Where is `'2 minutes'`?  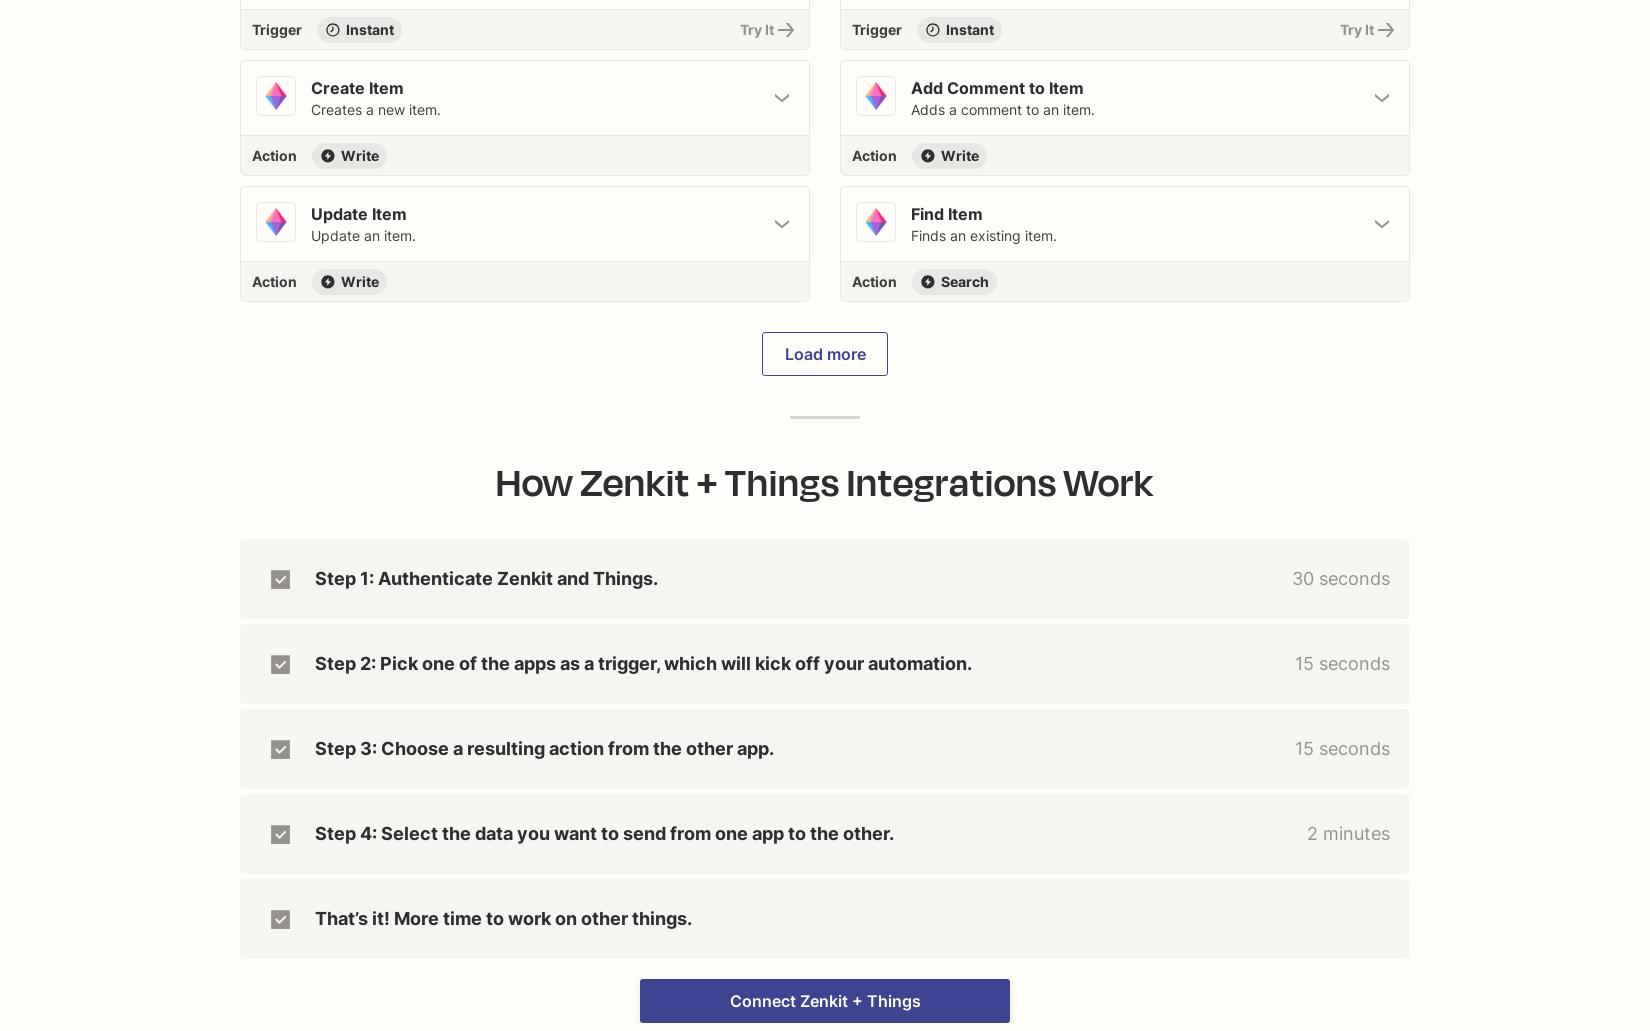 '2 minutes' is located at coordinates (1347, 833).